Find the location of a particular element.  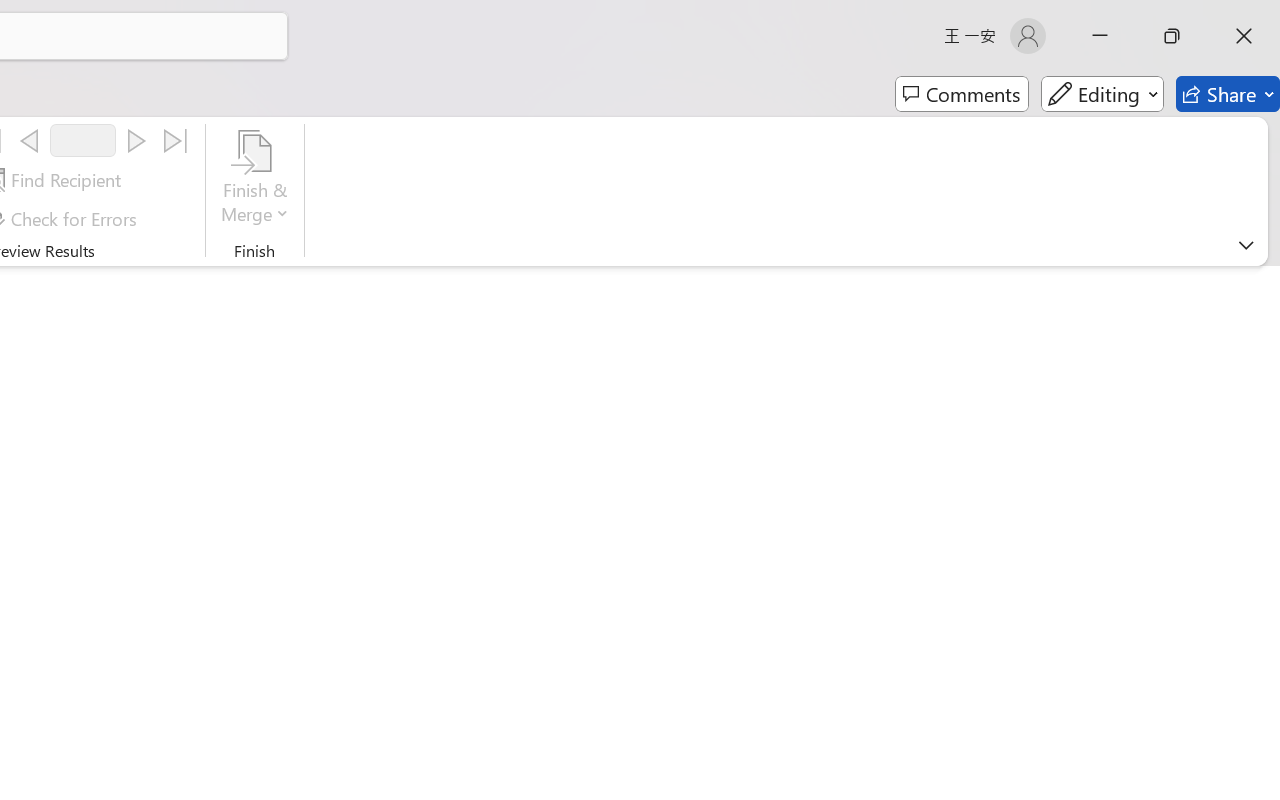

'Last' is located at coordinates (176, 141).